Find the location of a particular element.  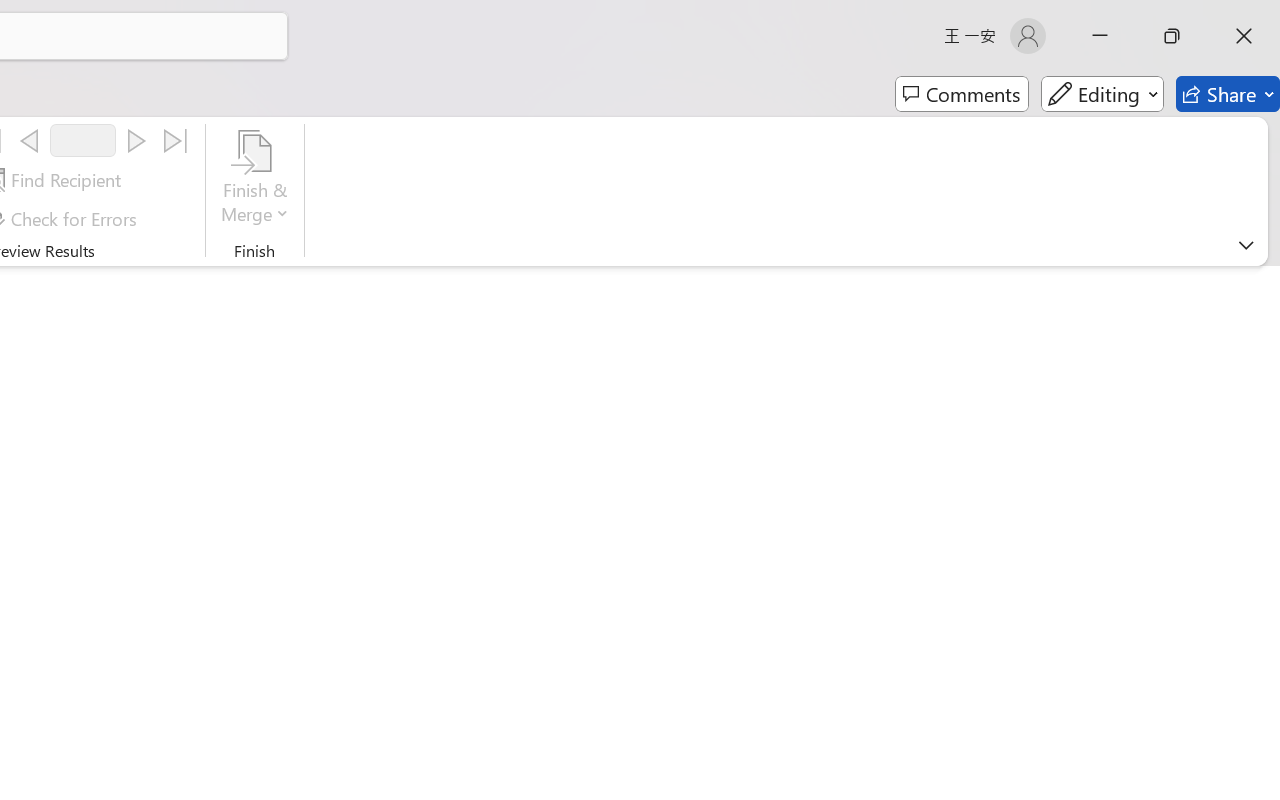

'Last' is located at coordinates (176, 141).